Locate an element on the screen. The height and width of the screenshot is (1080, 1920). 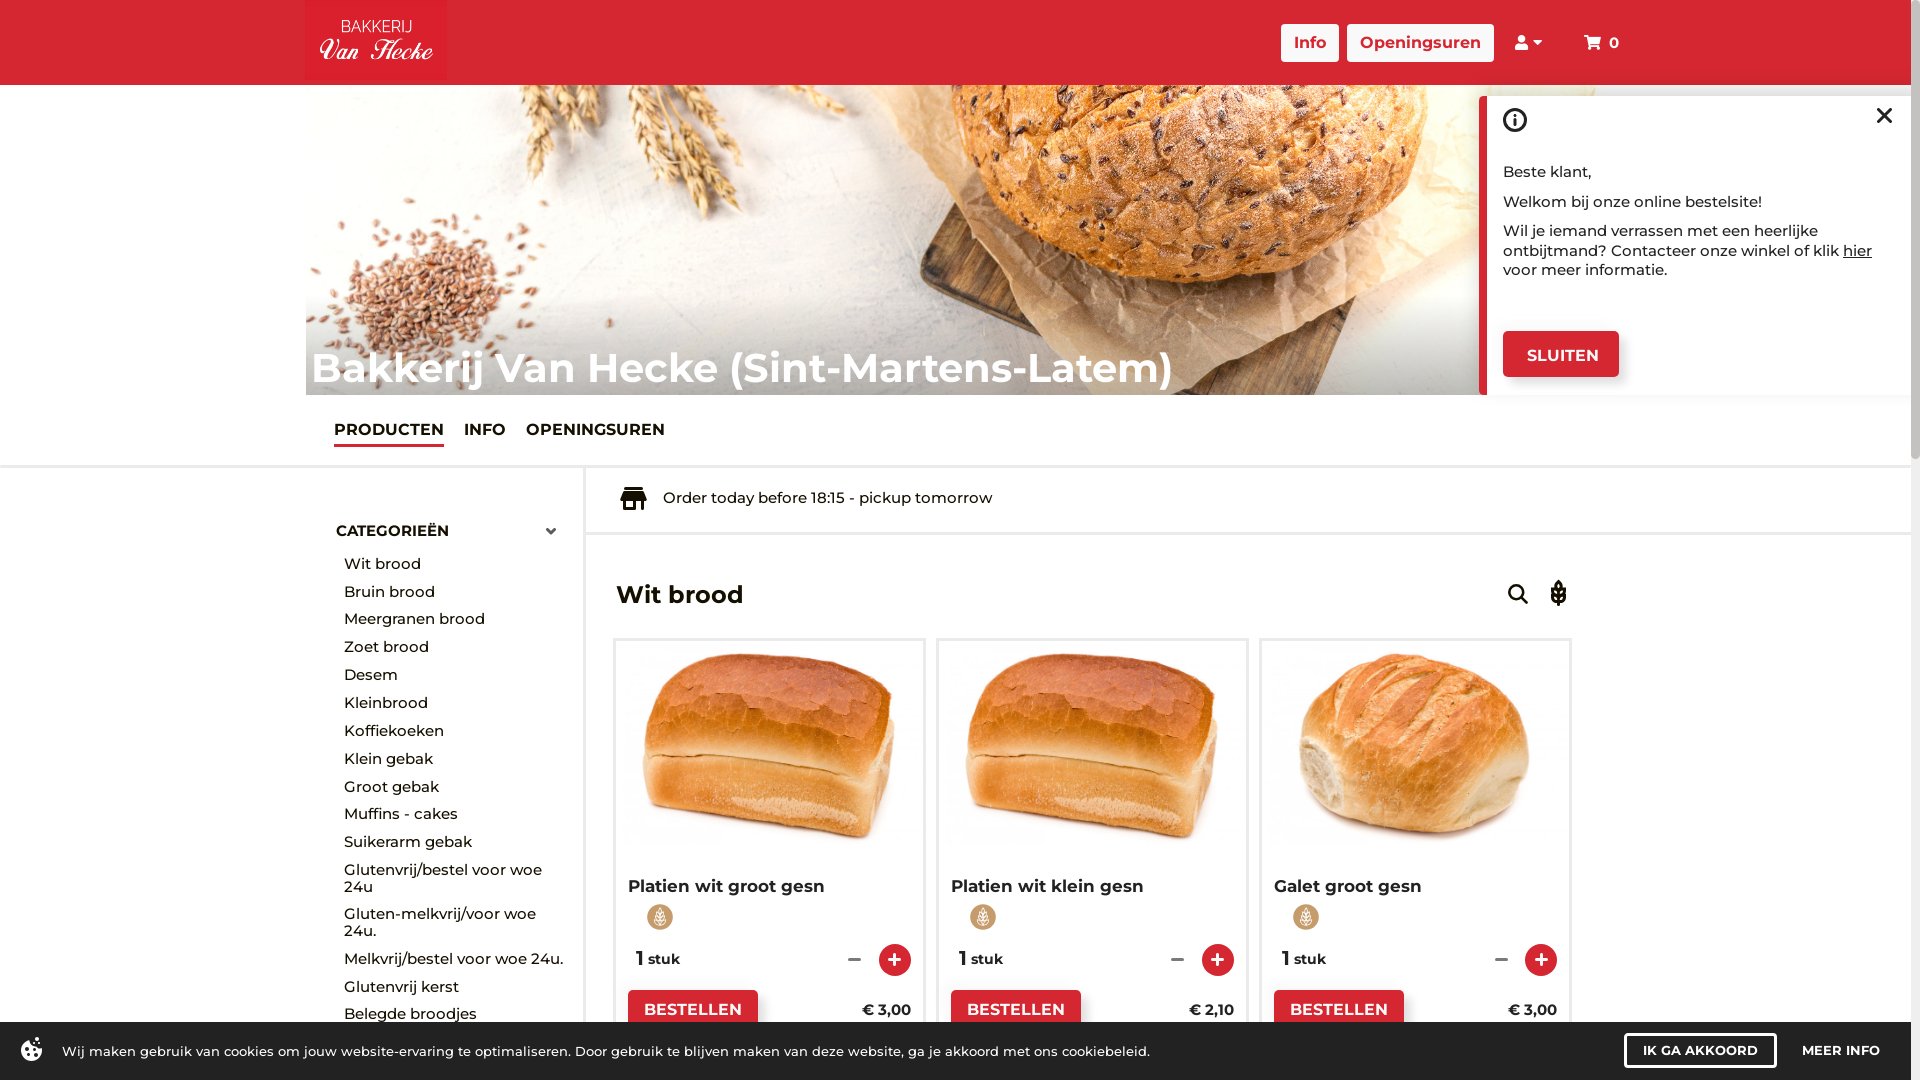
'IK GA AKKOORD' is located at coordinates (1699, 1049).